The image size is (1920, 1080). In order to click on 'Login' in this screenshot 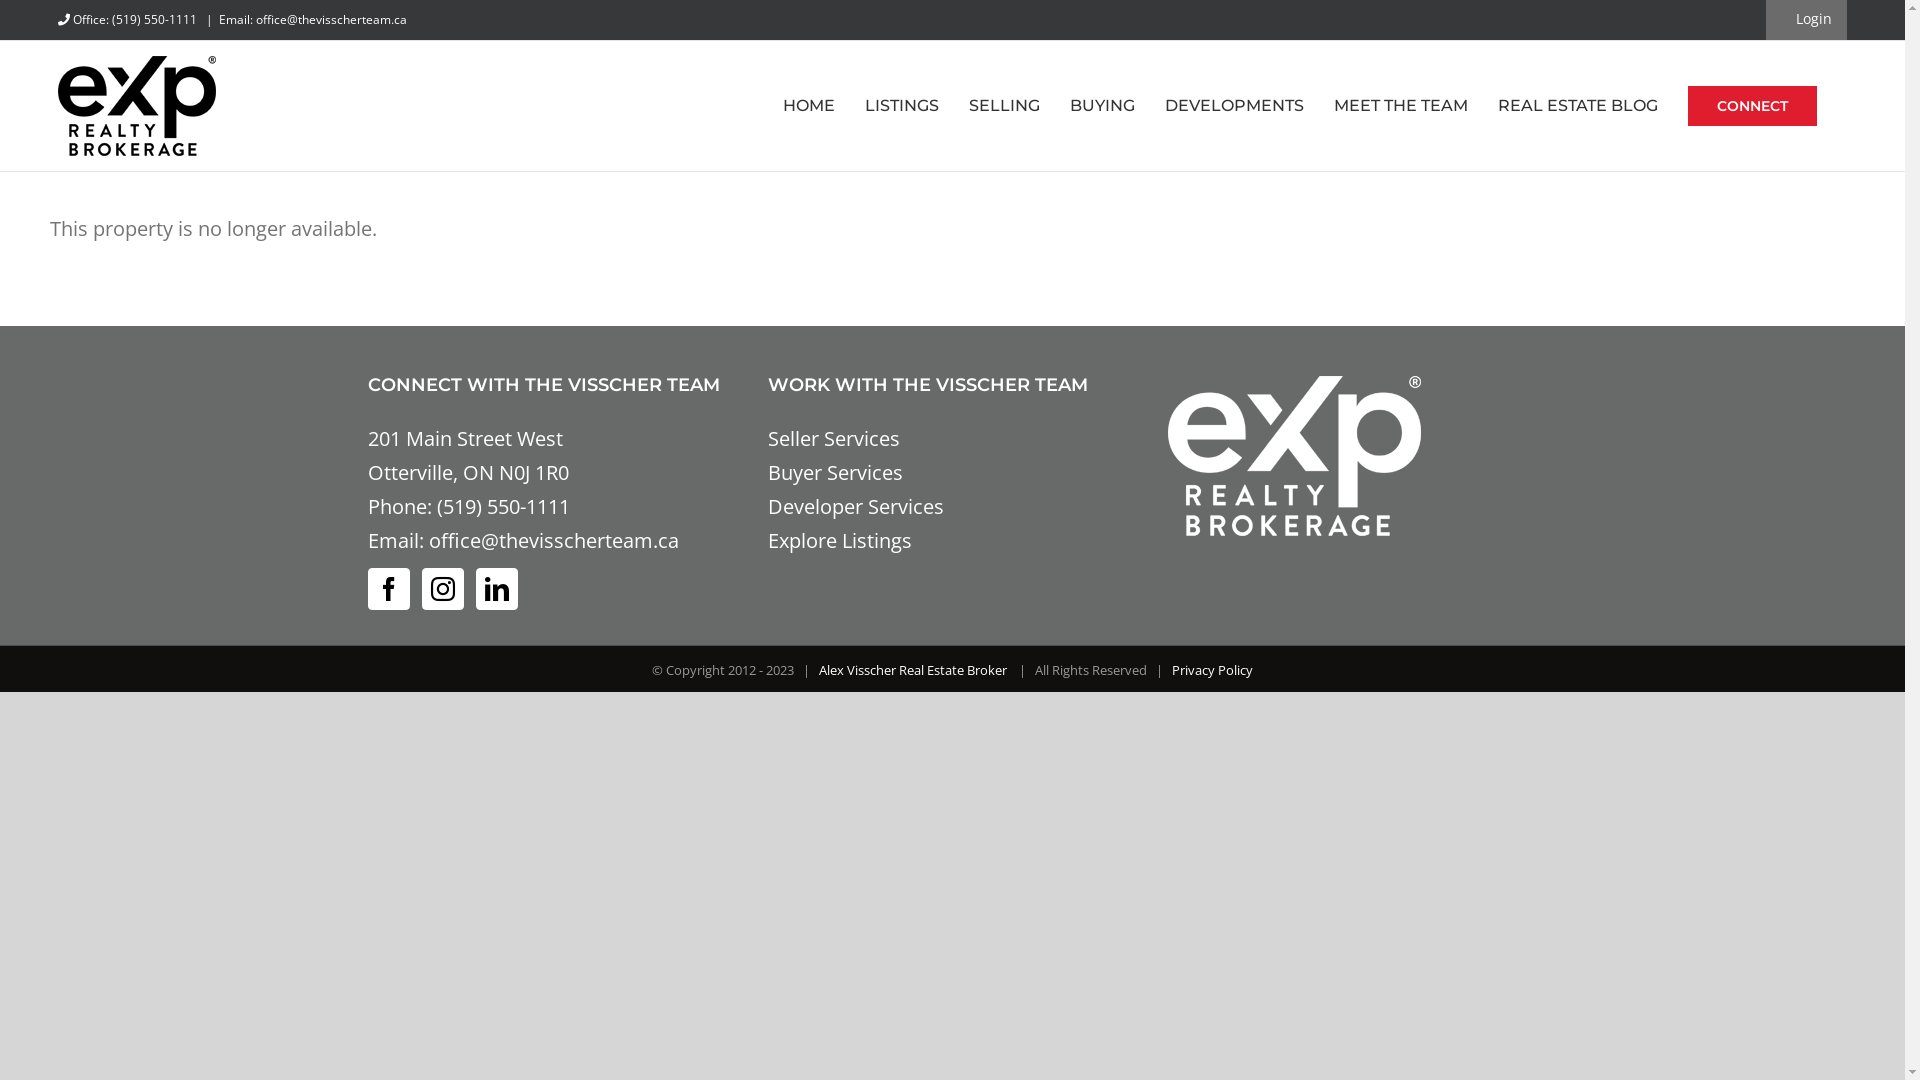, I will do `click(1804, 19)`.